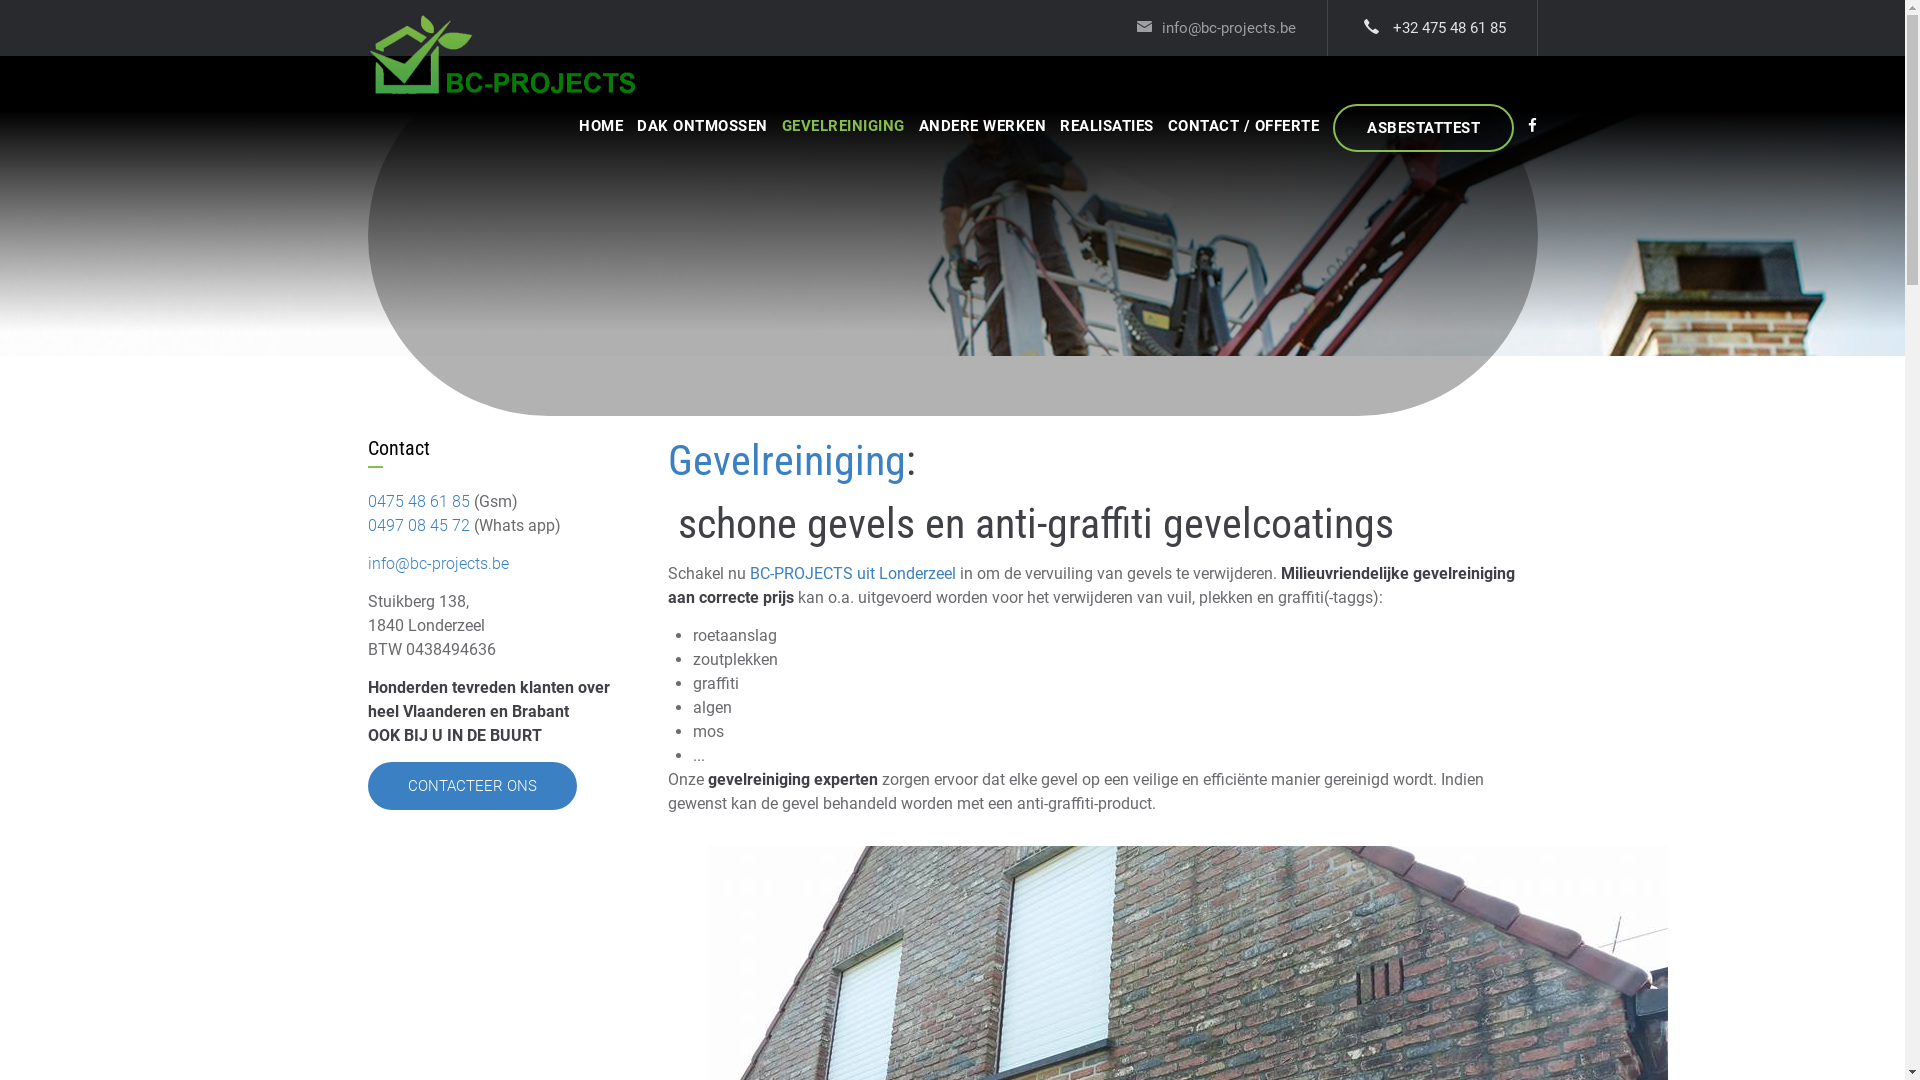  I want to click on 'BC-PROJECTS uit Londerzeel', so click(853, 573).